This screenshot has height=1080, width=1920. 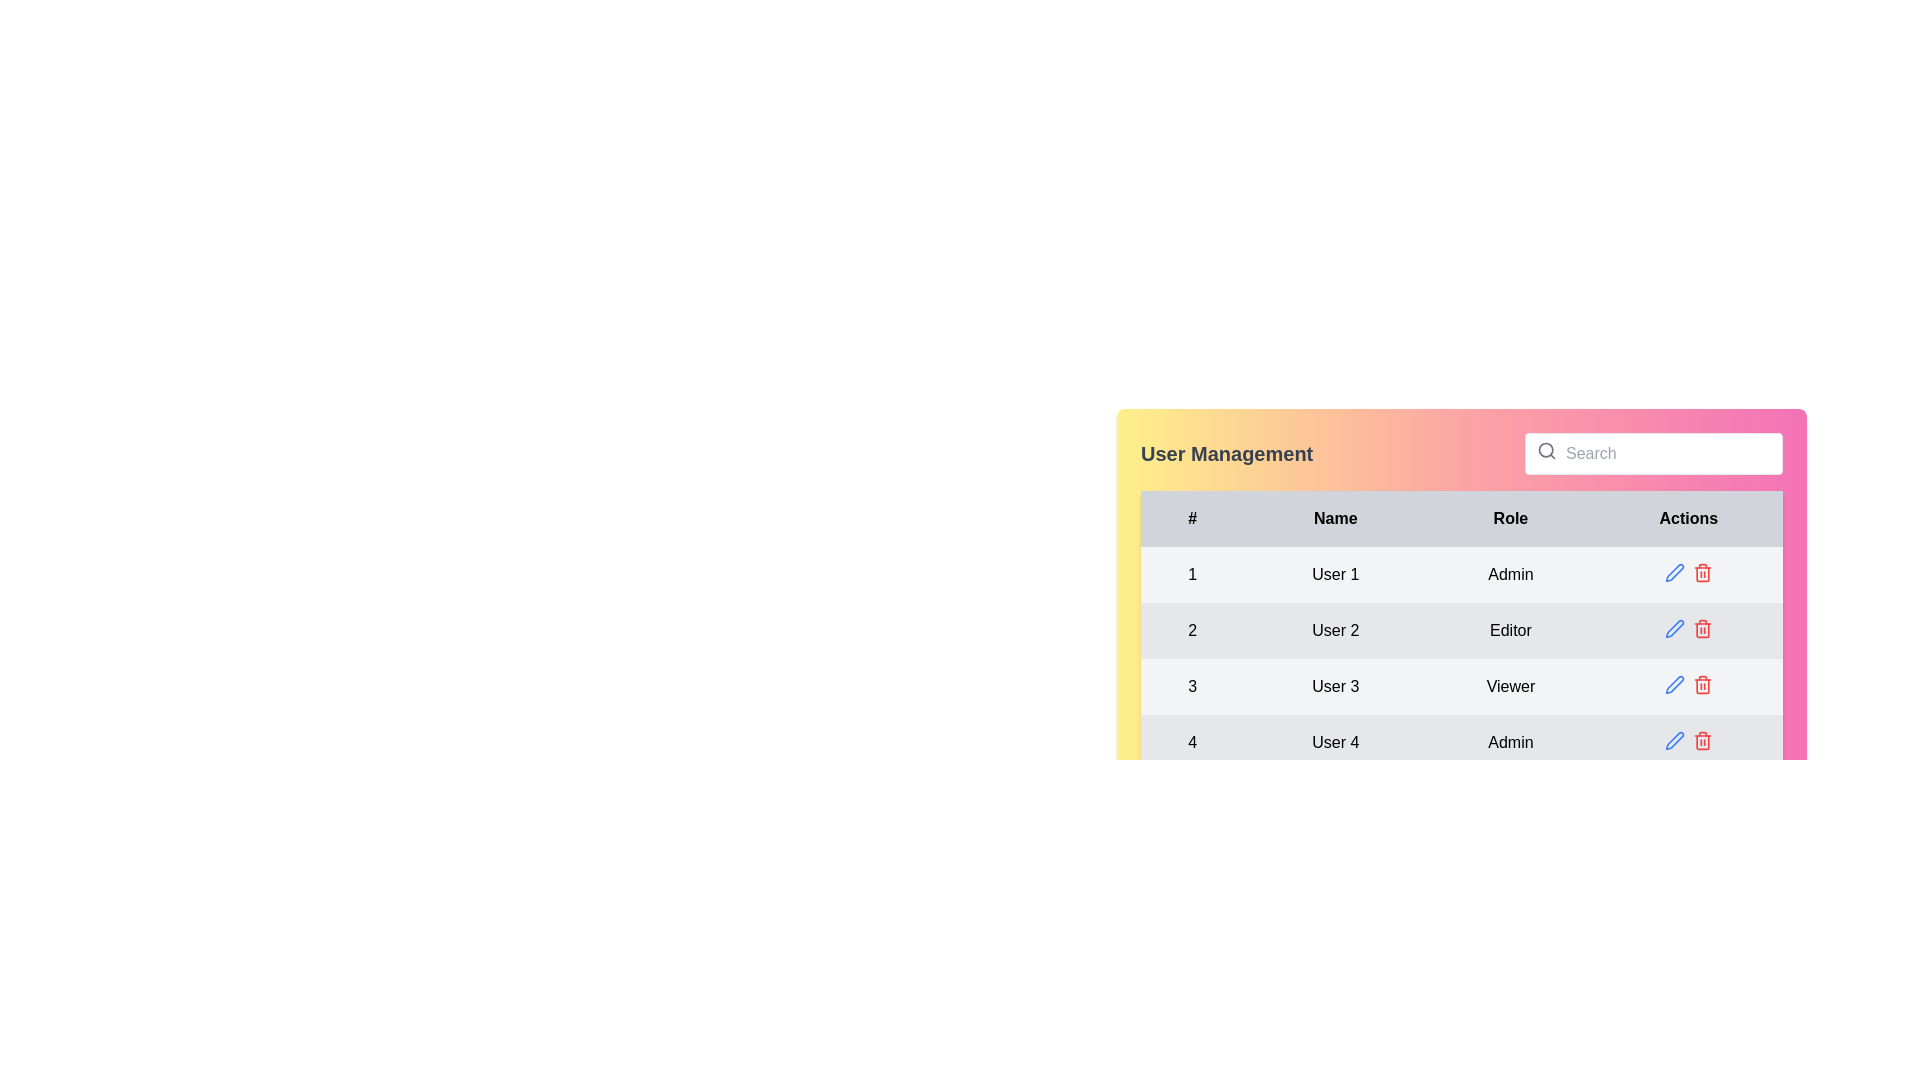 What do you see at coordinates (1510, 574) in the screenshot?
I see `the centrally-aligned text label displaying 'Admin' in black font located in the third cell of the first row under the 'Role' column corresponding to 'User 1'` at bounding box center [1510, 574].